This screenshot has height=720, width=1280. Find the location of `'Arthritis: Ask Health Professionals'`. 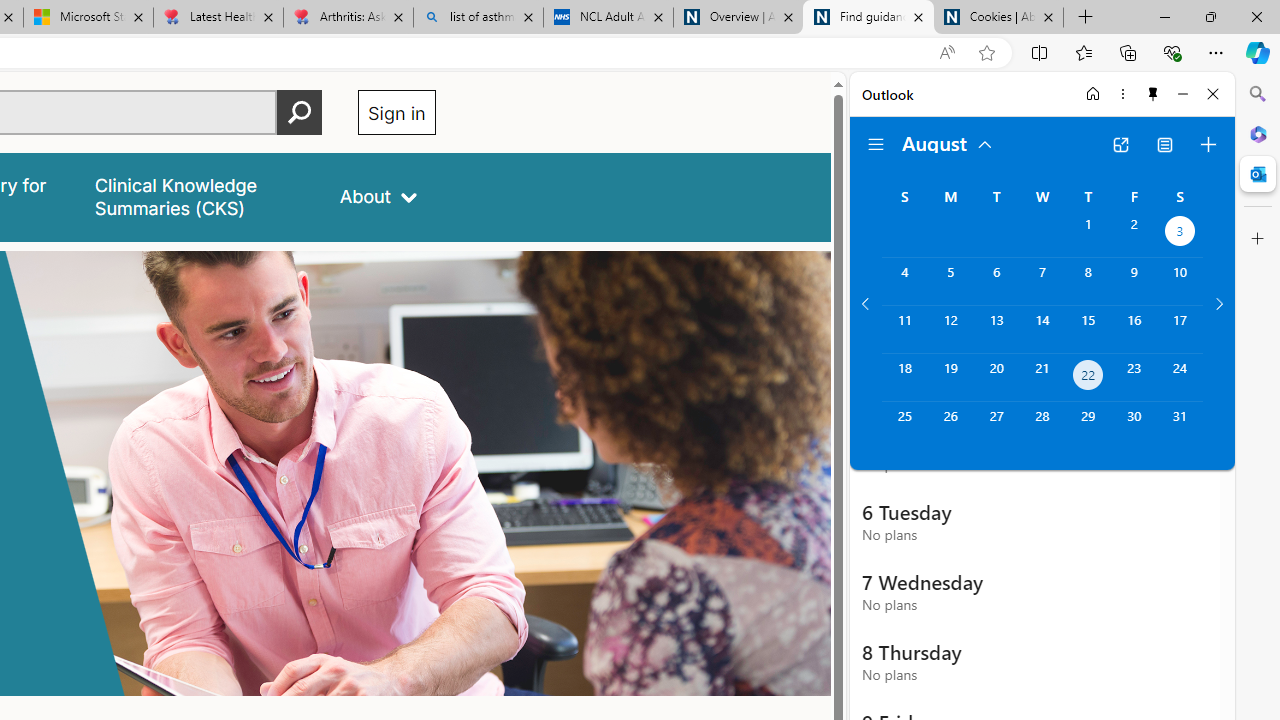

'Arthritis: Ask Health Professionals' is located at coordinates (348, 17).